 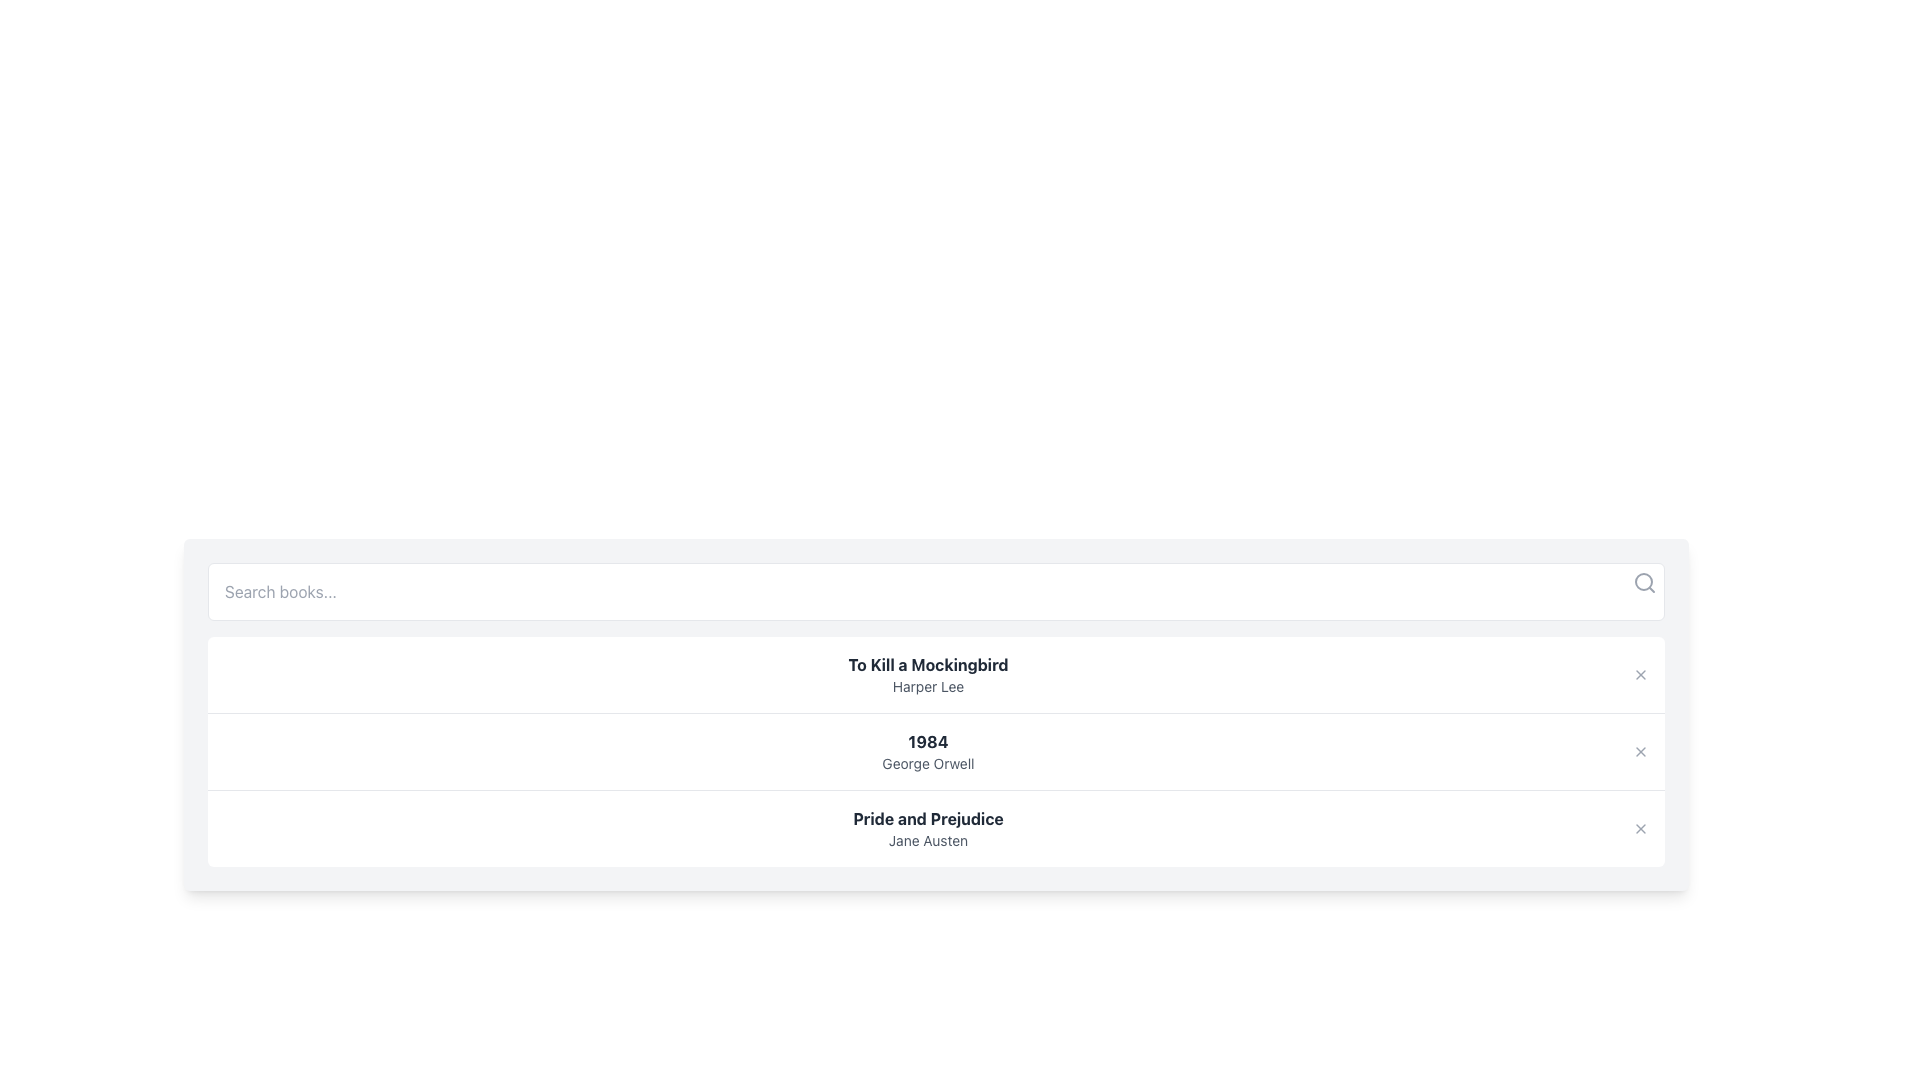 What do you see at coordinates (1641, 675) in the screenshot?
I see `the removal button for the book entry of 'To Kill a Mockingbird' by Harper Lee` at bounding box center [1641, 675].